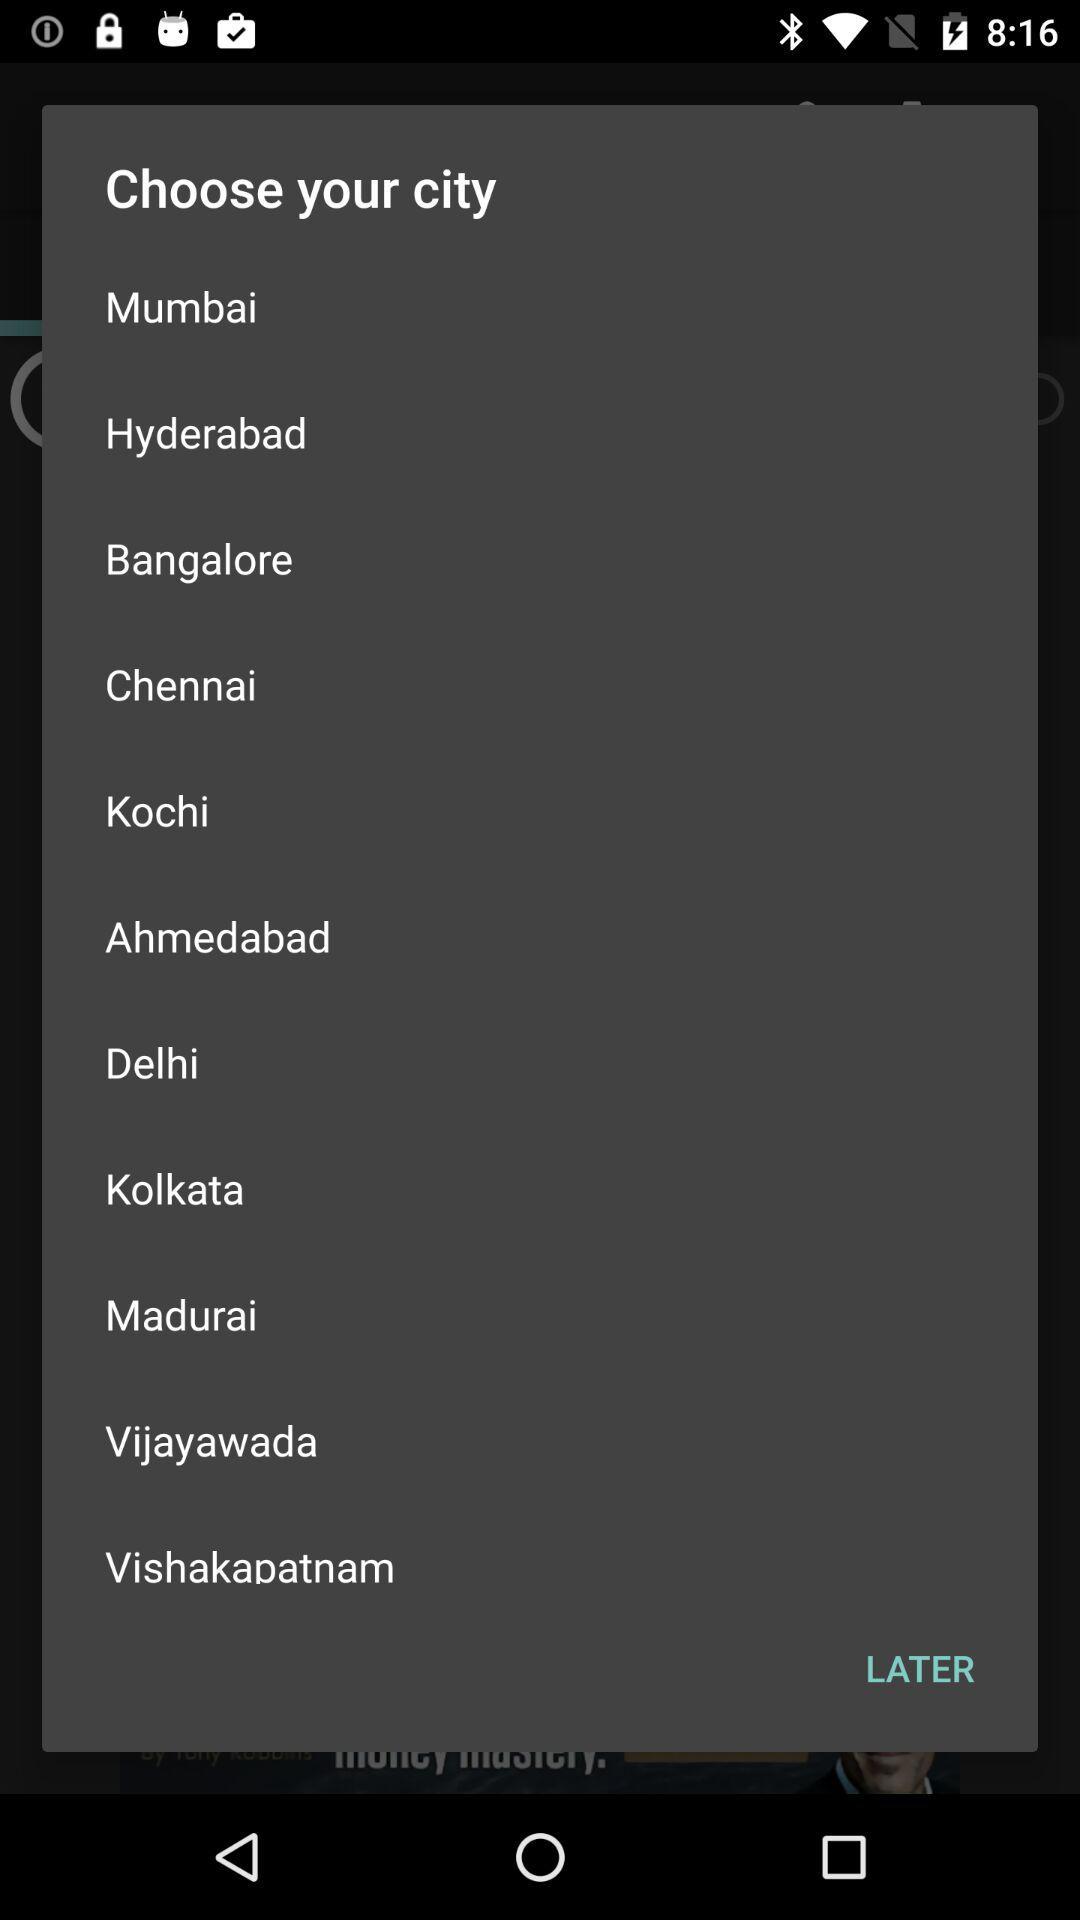 The image size is (1080, 1920). I want to click on item above the chennai, so click(540, 557).